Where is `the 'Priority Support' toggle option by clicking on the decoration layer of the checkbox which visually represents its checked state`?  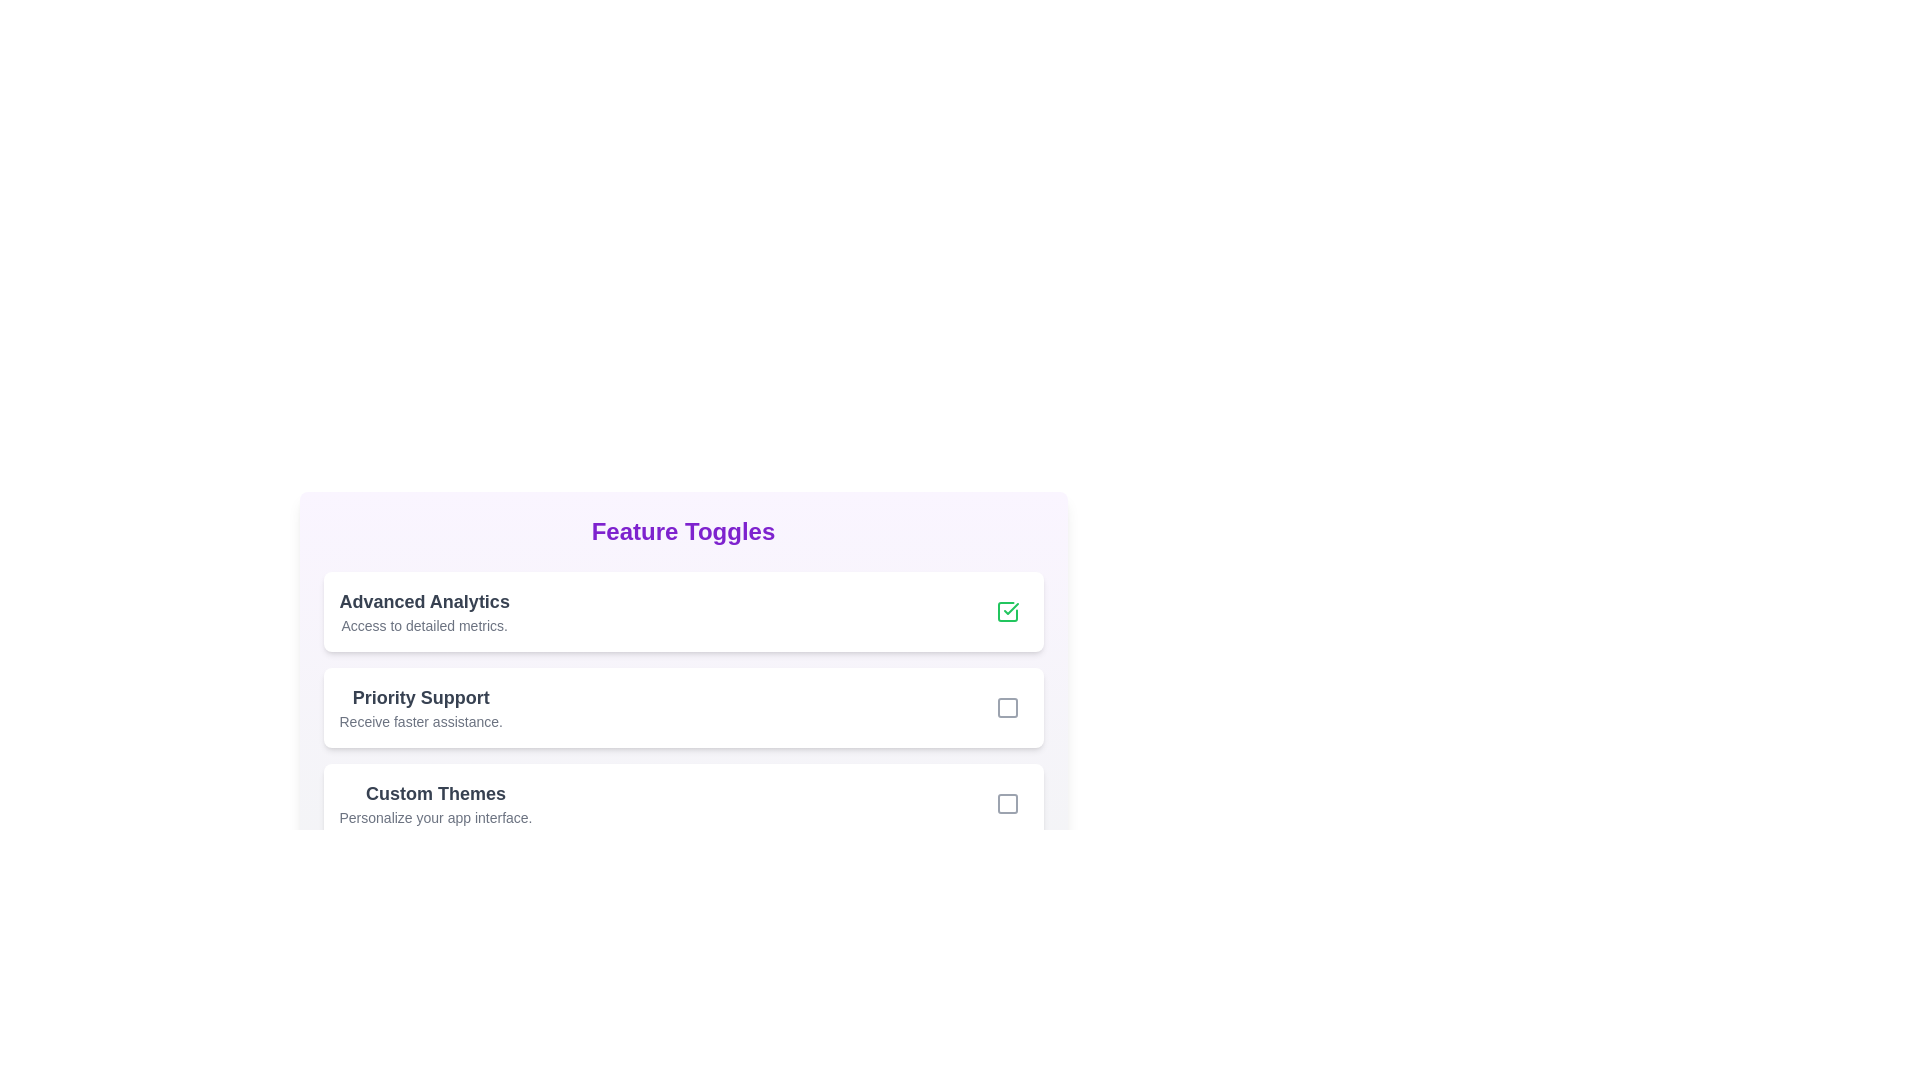 the 'Priority Support' toggle option by clicking on the decoration layer of the checkbox which visually represents its checked state is located at coordinates (1007, 707).